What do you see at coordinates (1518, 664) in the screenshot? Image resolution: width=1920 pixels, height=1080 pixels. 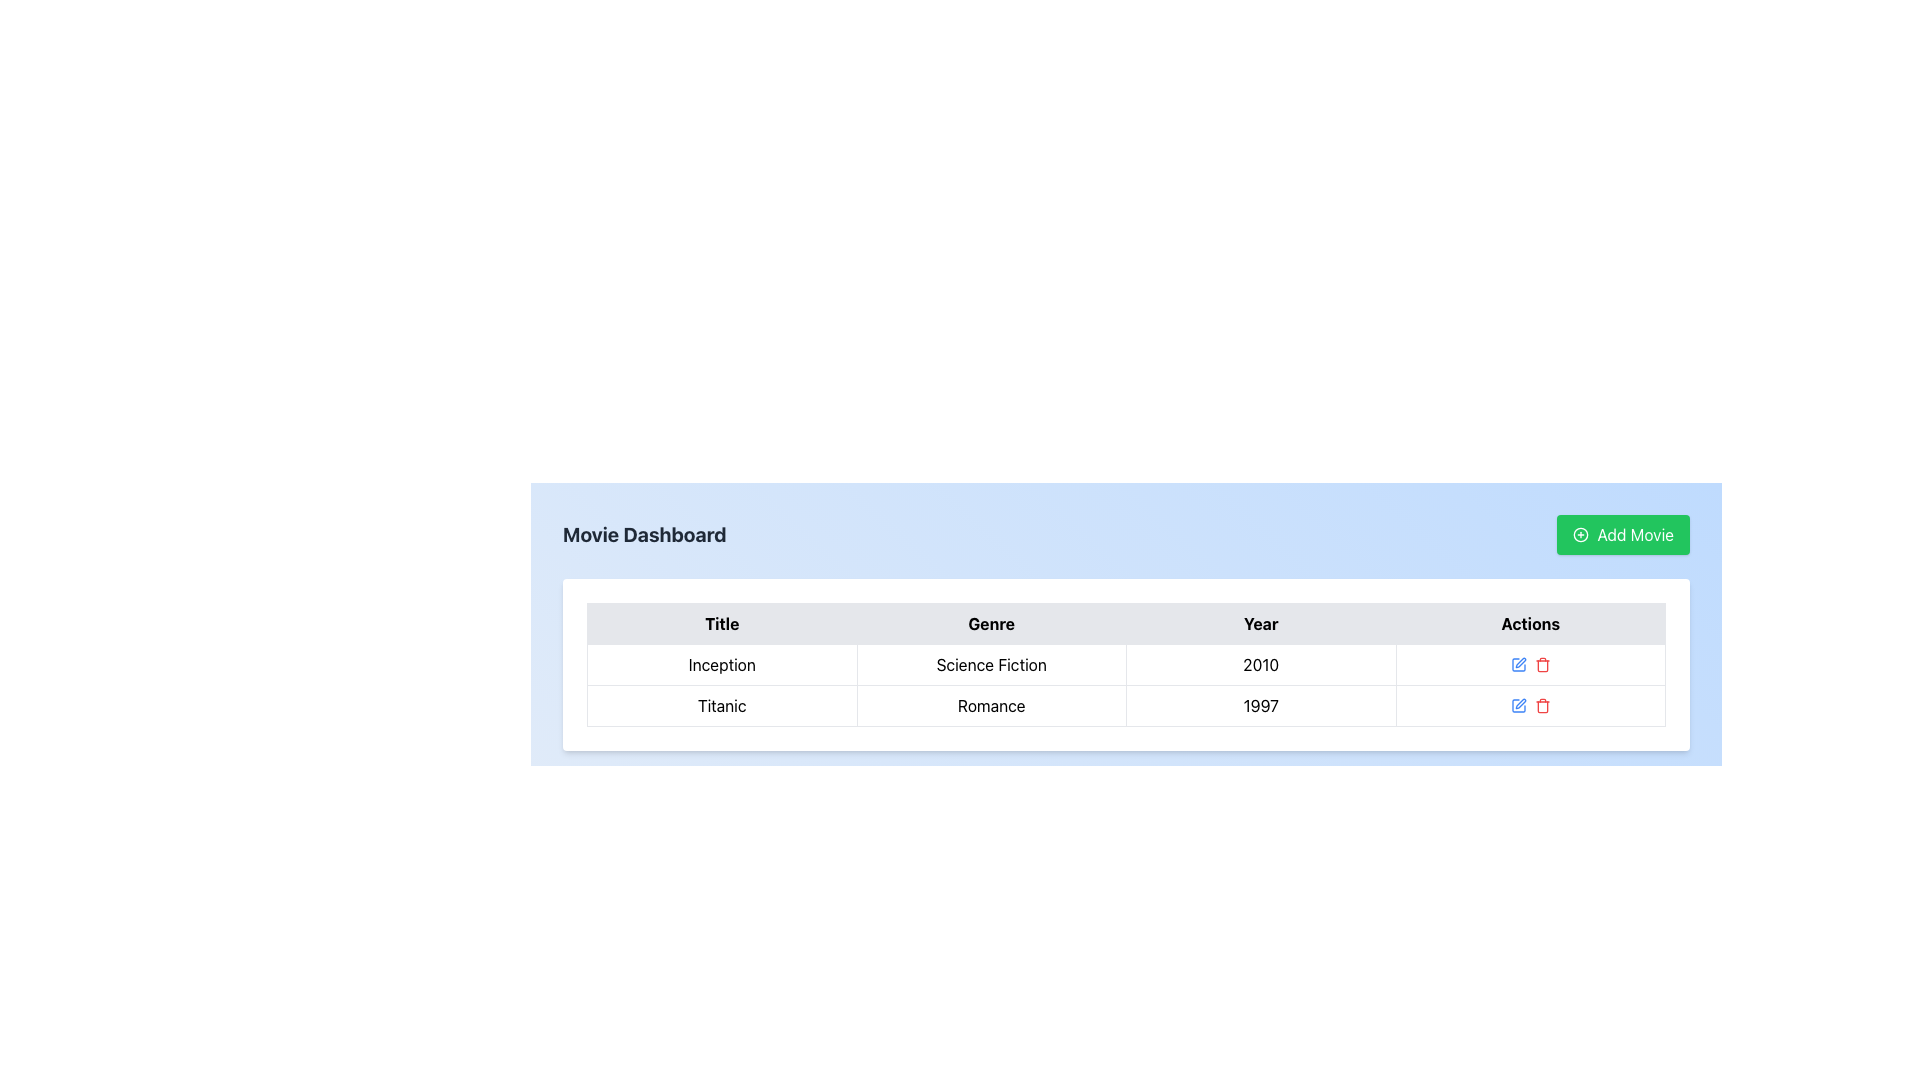 I see `the small blue pen icon button in the 'Actions' column of the second row of the data table` at bounding box center [1518, 664].